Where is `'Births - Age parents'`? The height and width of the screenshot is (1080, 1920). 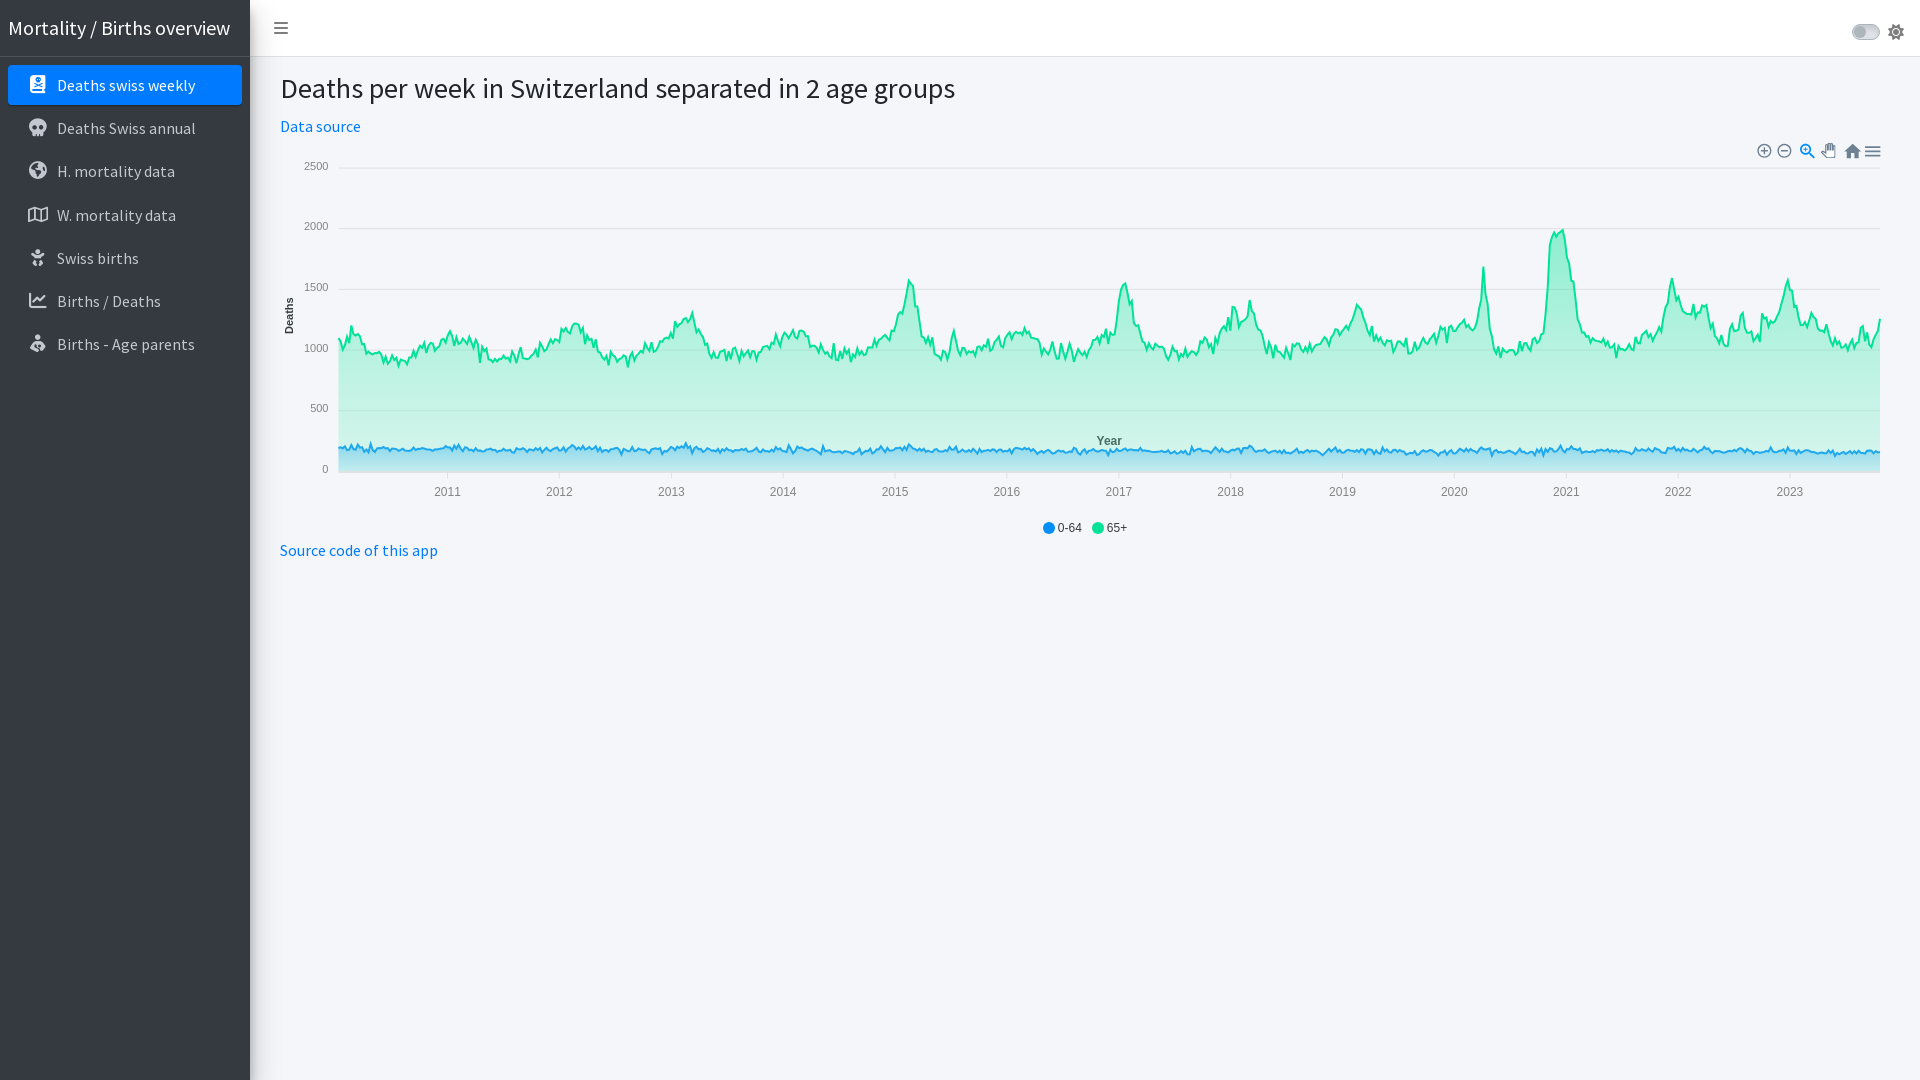
'Births - Age parents' is located at coordinates (123, 342).